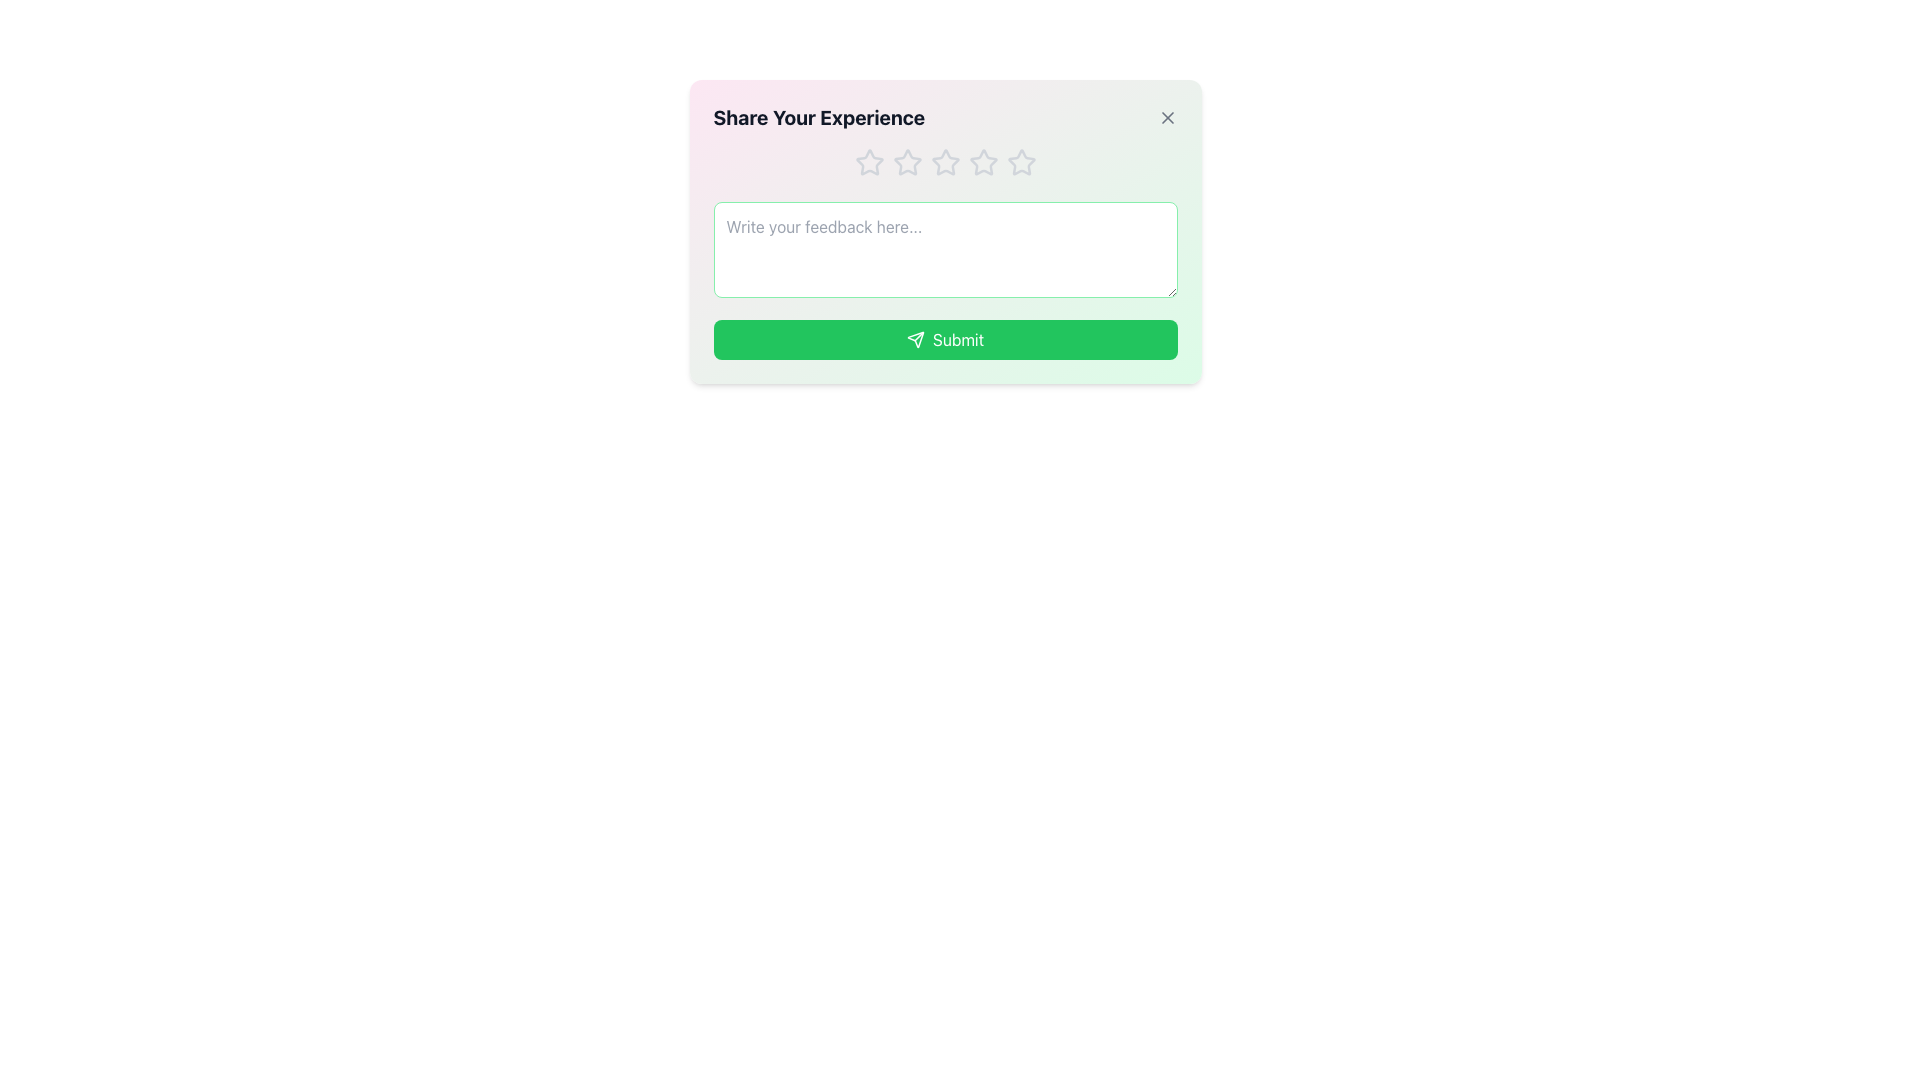  Describe the element at coordinates (906, 161) in the screenshot. I see `the second star icon in the feedback modal labeled 'Share Your Experience'` at that location.